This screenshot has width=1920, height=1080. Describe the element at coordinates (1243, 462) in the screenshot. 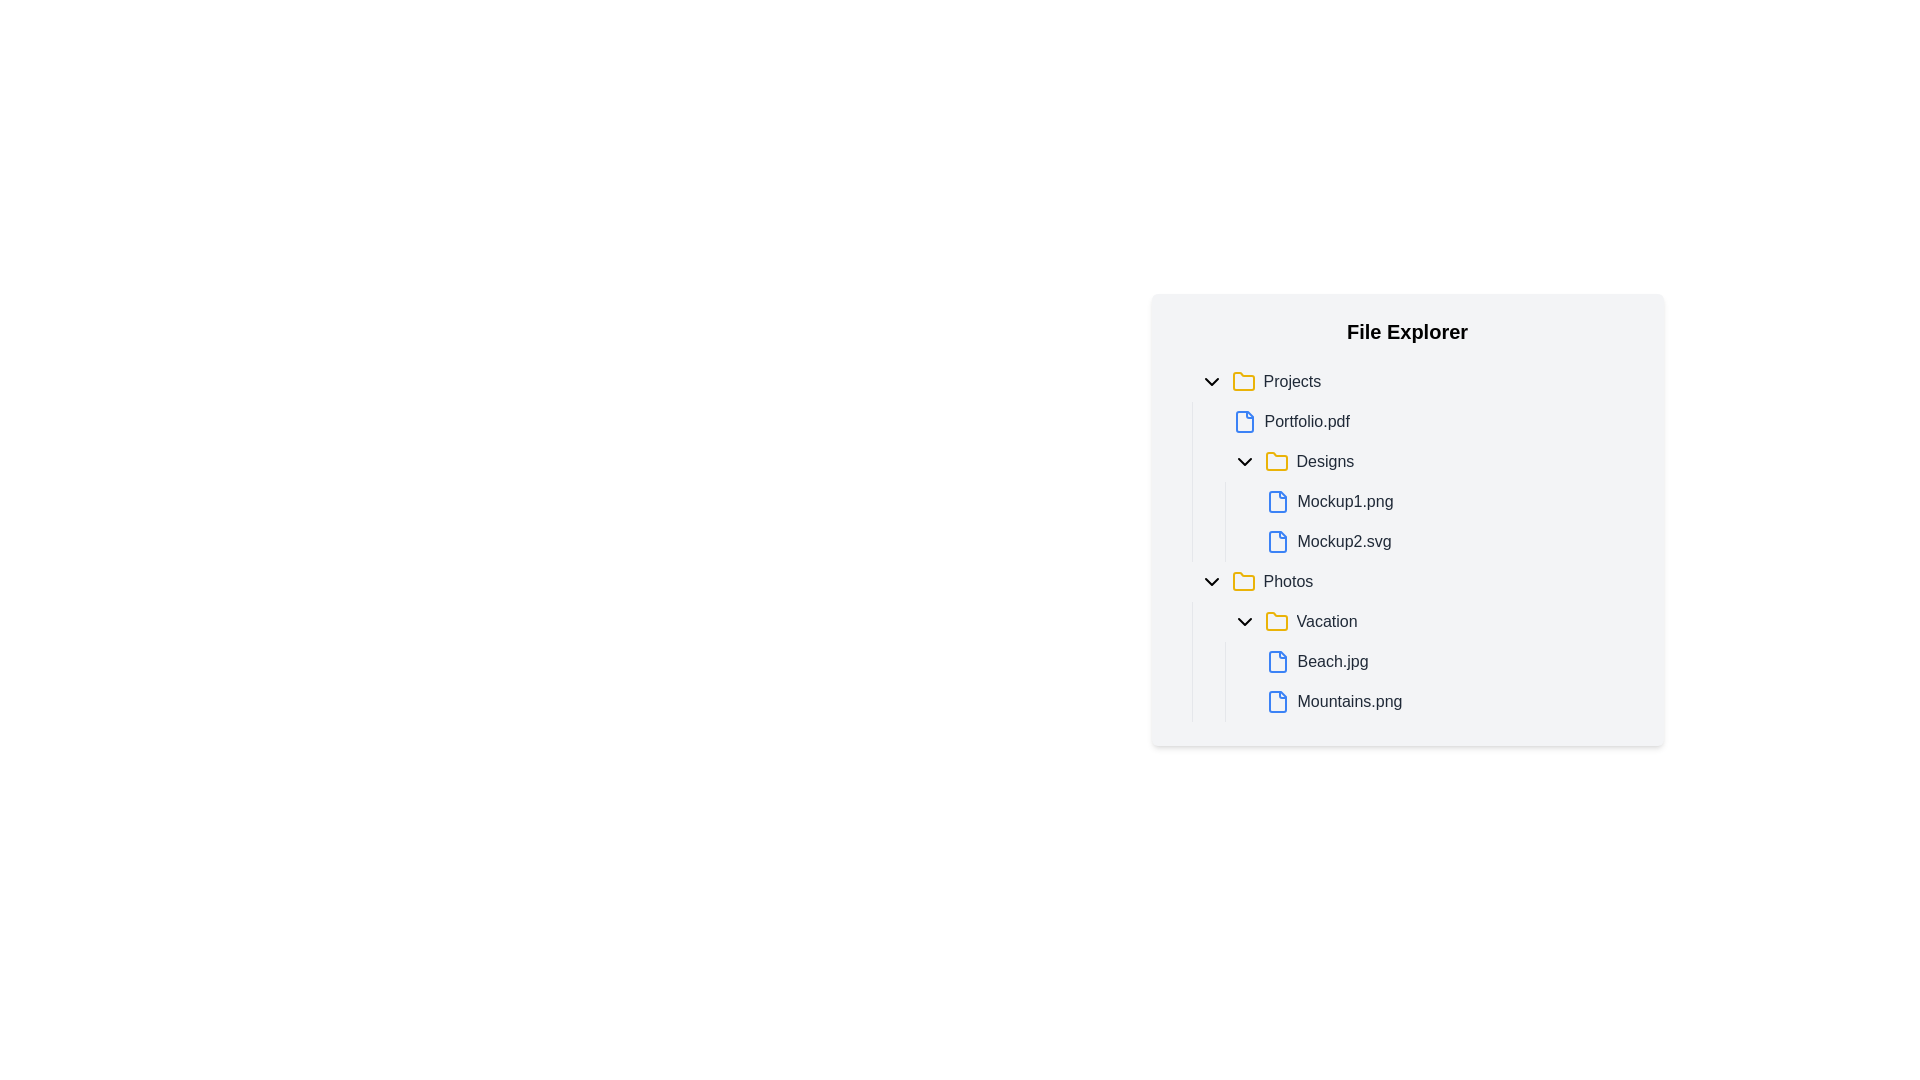

I see `the downward-pointing chevron arrow icon next to the 'Designs' label` at that location.